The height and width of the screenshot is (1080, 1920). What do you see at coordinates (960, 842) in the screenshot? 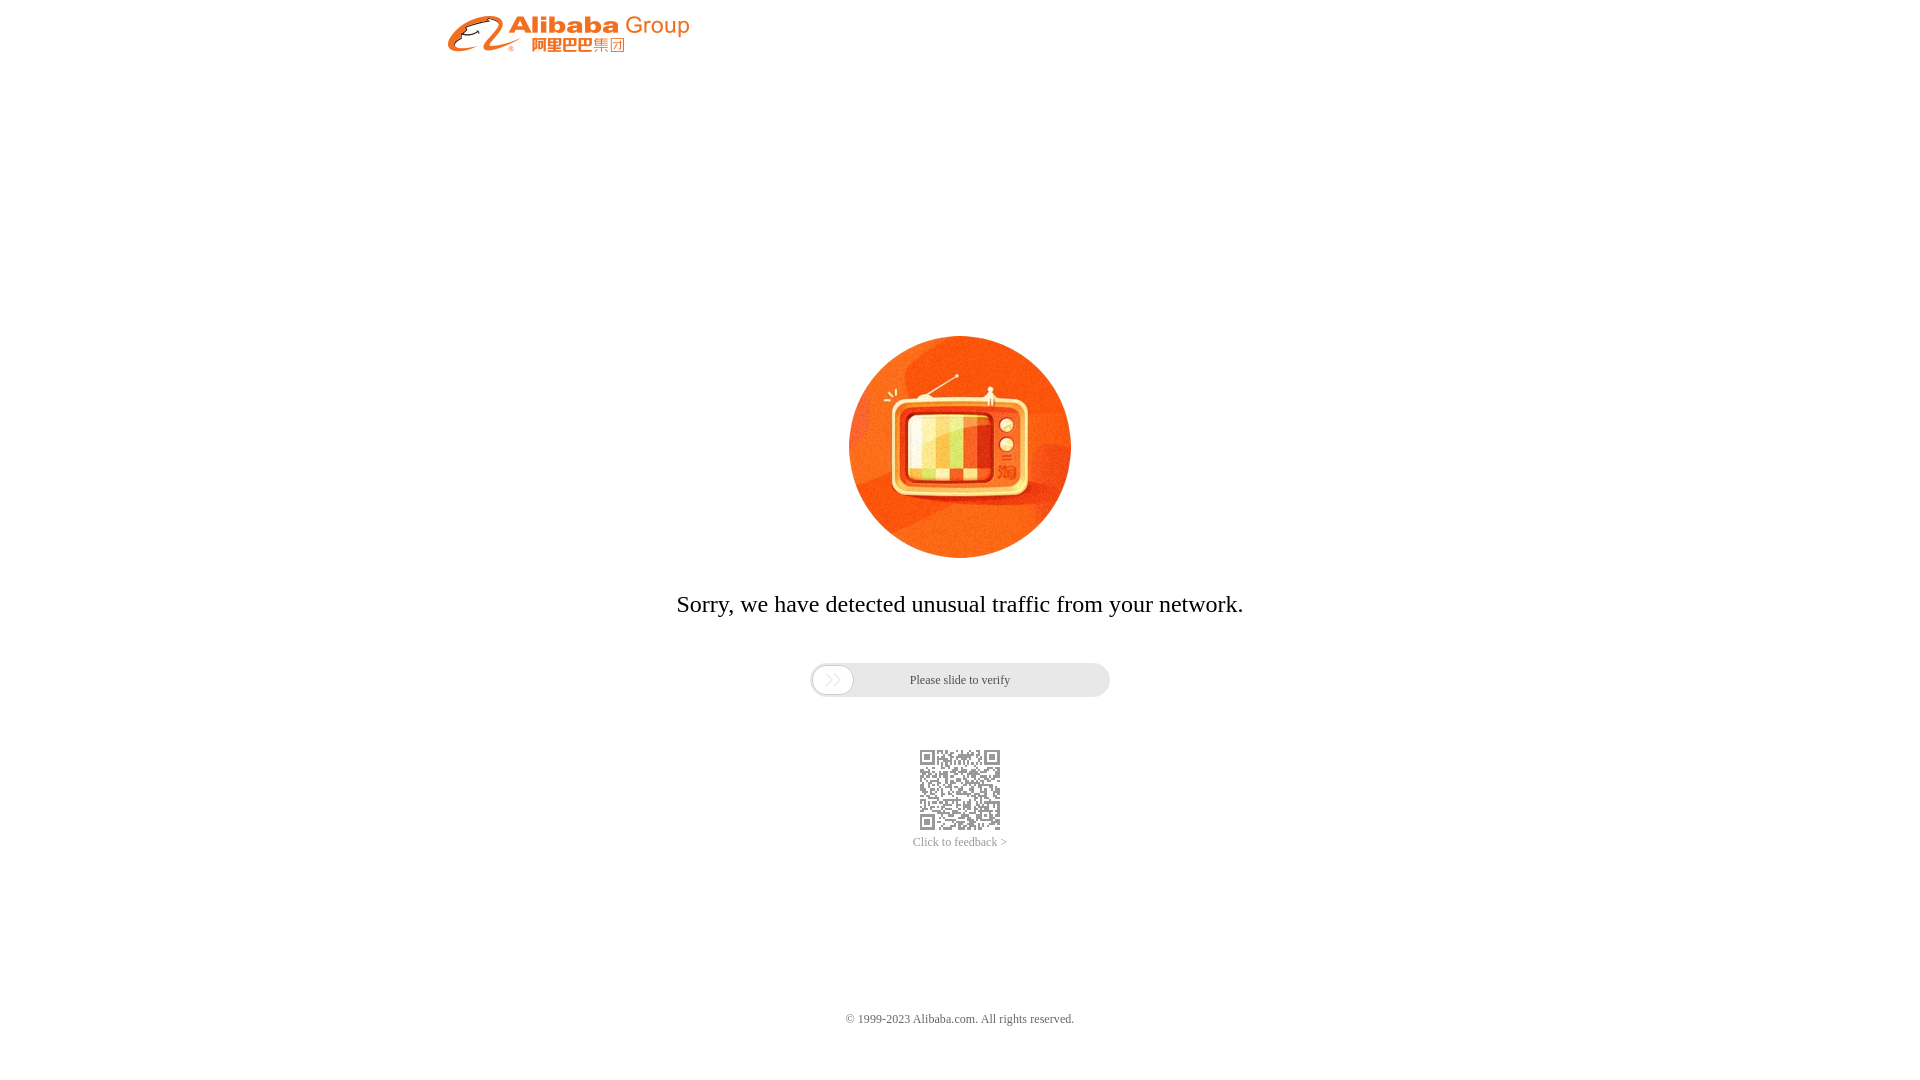
I see `'Click to feedback >'` at bounding box center [960, 842].